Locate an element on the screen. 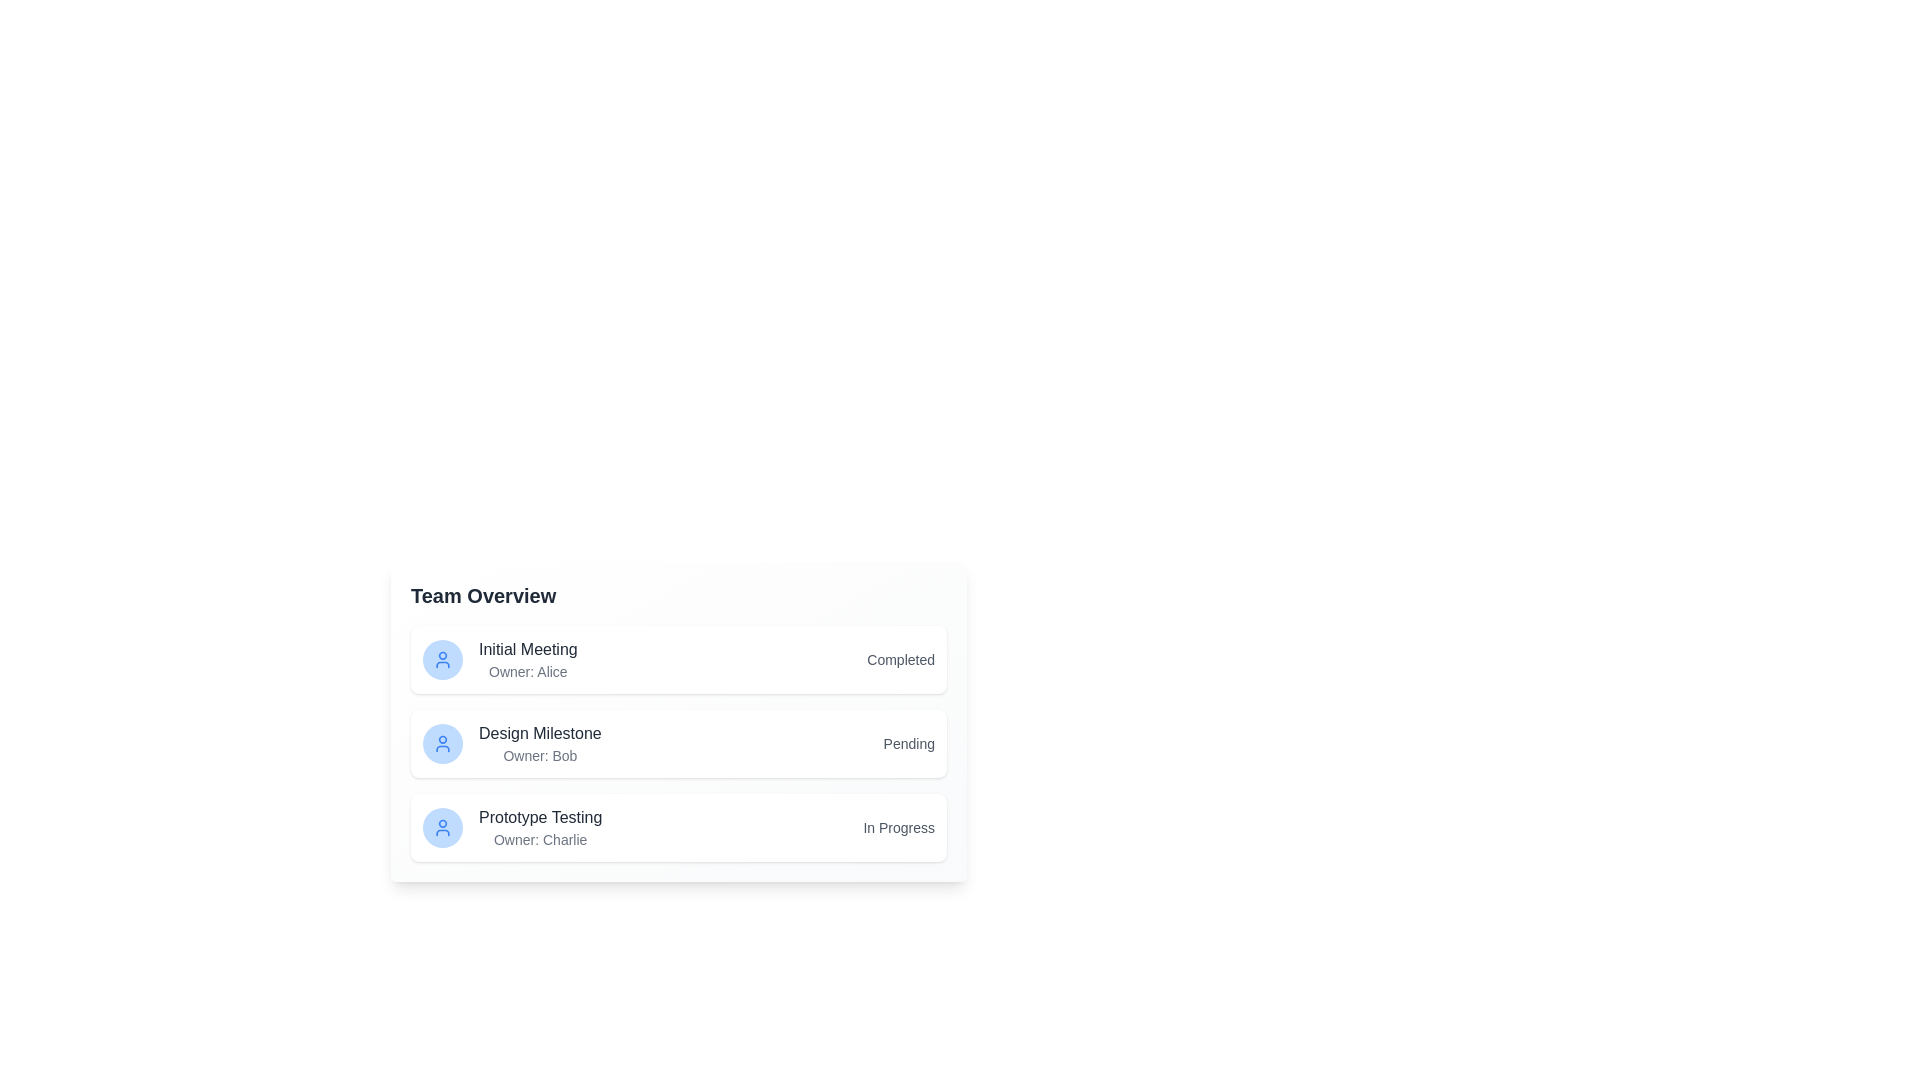 The height and width of the screenshot is (1080, 1920). the Profile/Avatar Icon located in the 'Prototype Testing' section is located at coordinates (441, 828).